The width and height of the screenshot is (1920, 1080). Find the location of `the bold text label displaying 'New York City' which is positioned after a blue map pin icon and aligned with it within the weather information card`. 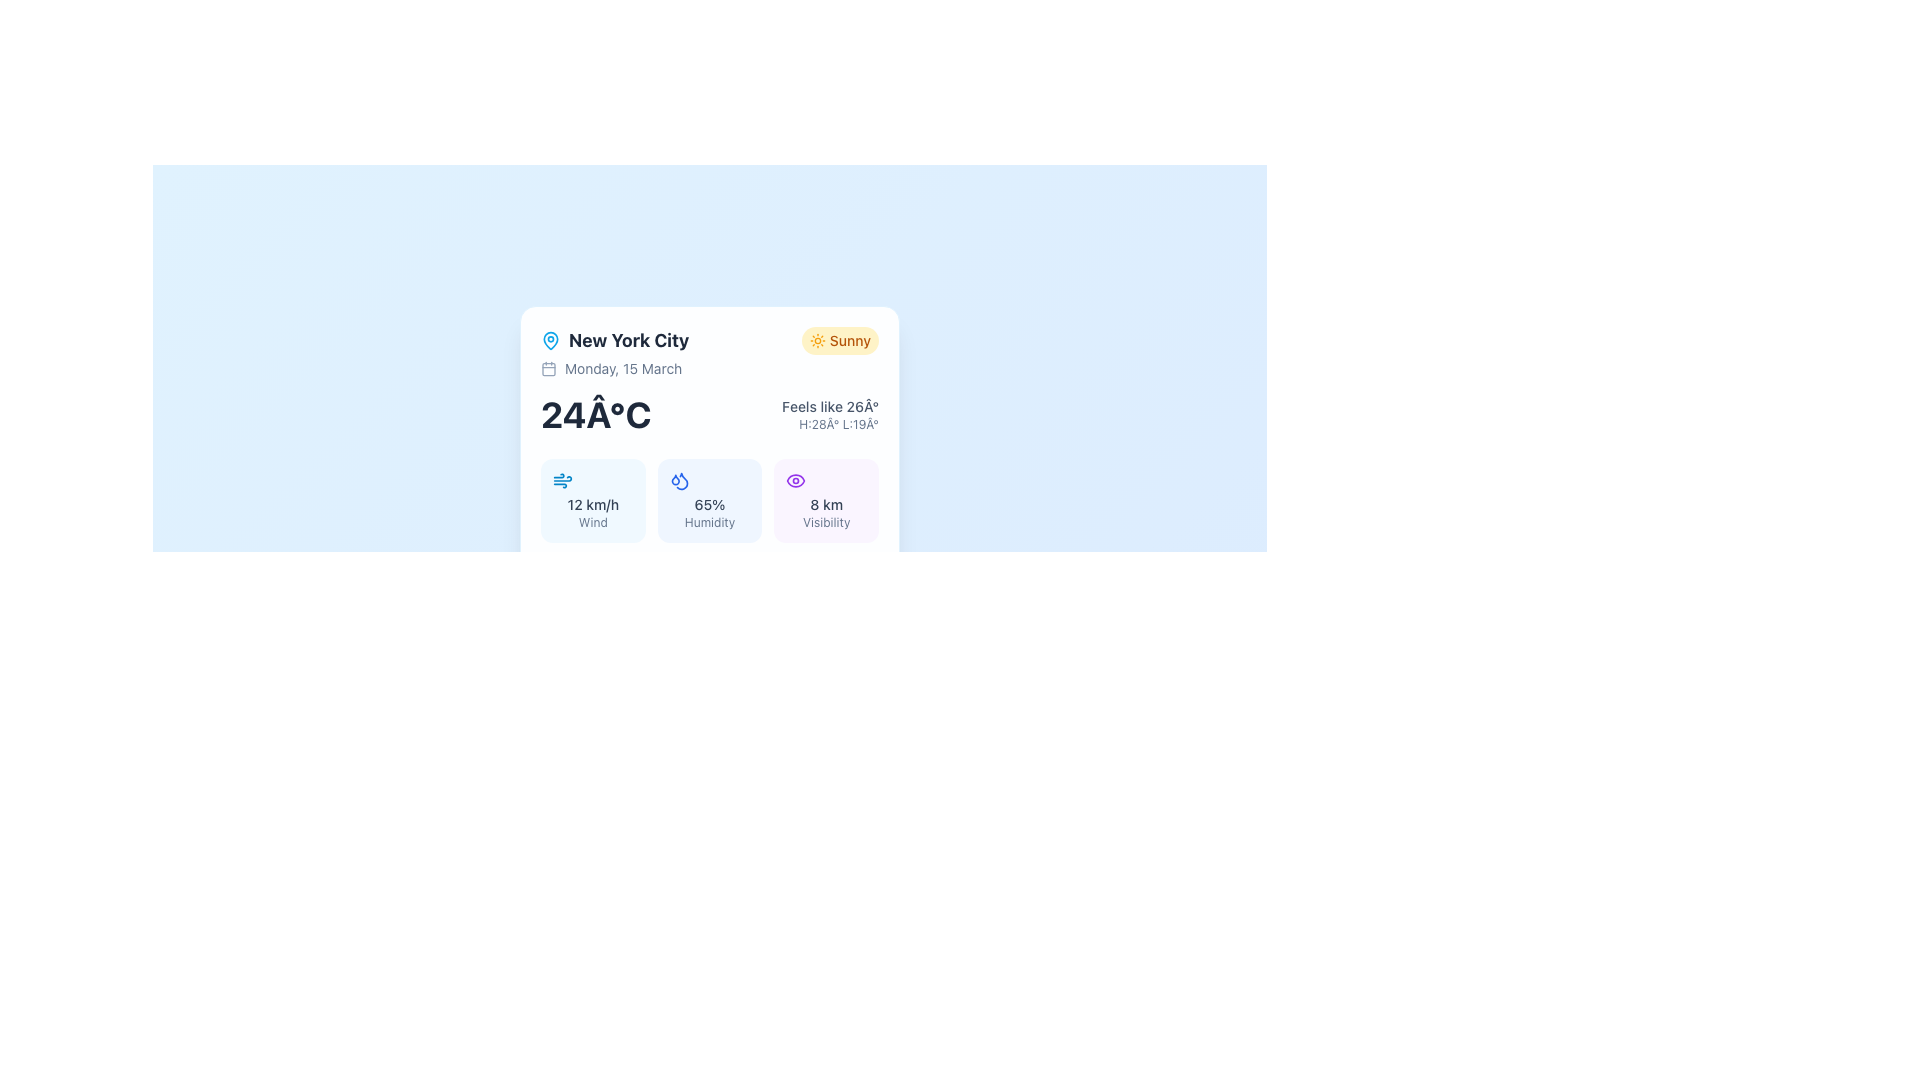

the bold text label displaying 'New York City' which is positioned after a blue map pin icon and aligned with it within the weather information card is located at coordinates (628, 339).